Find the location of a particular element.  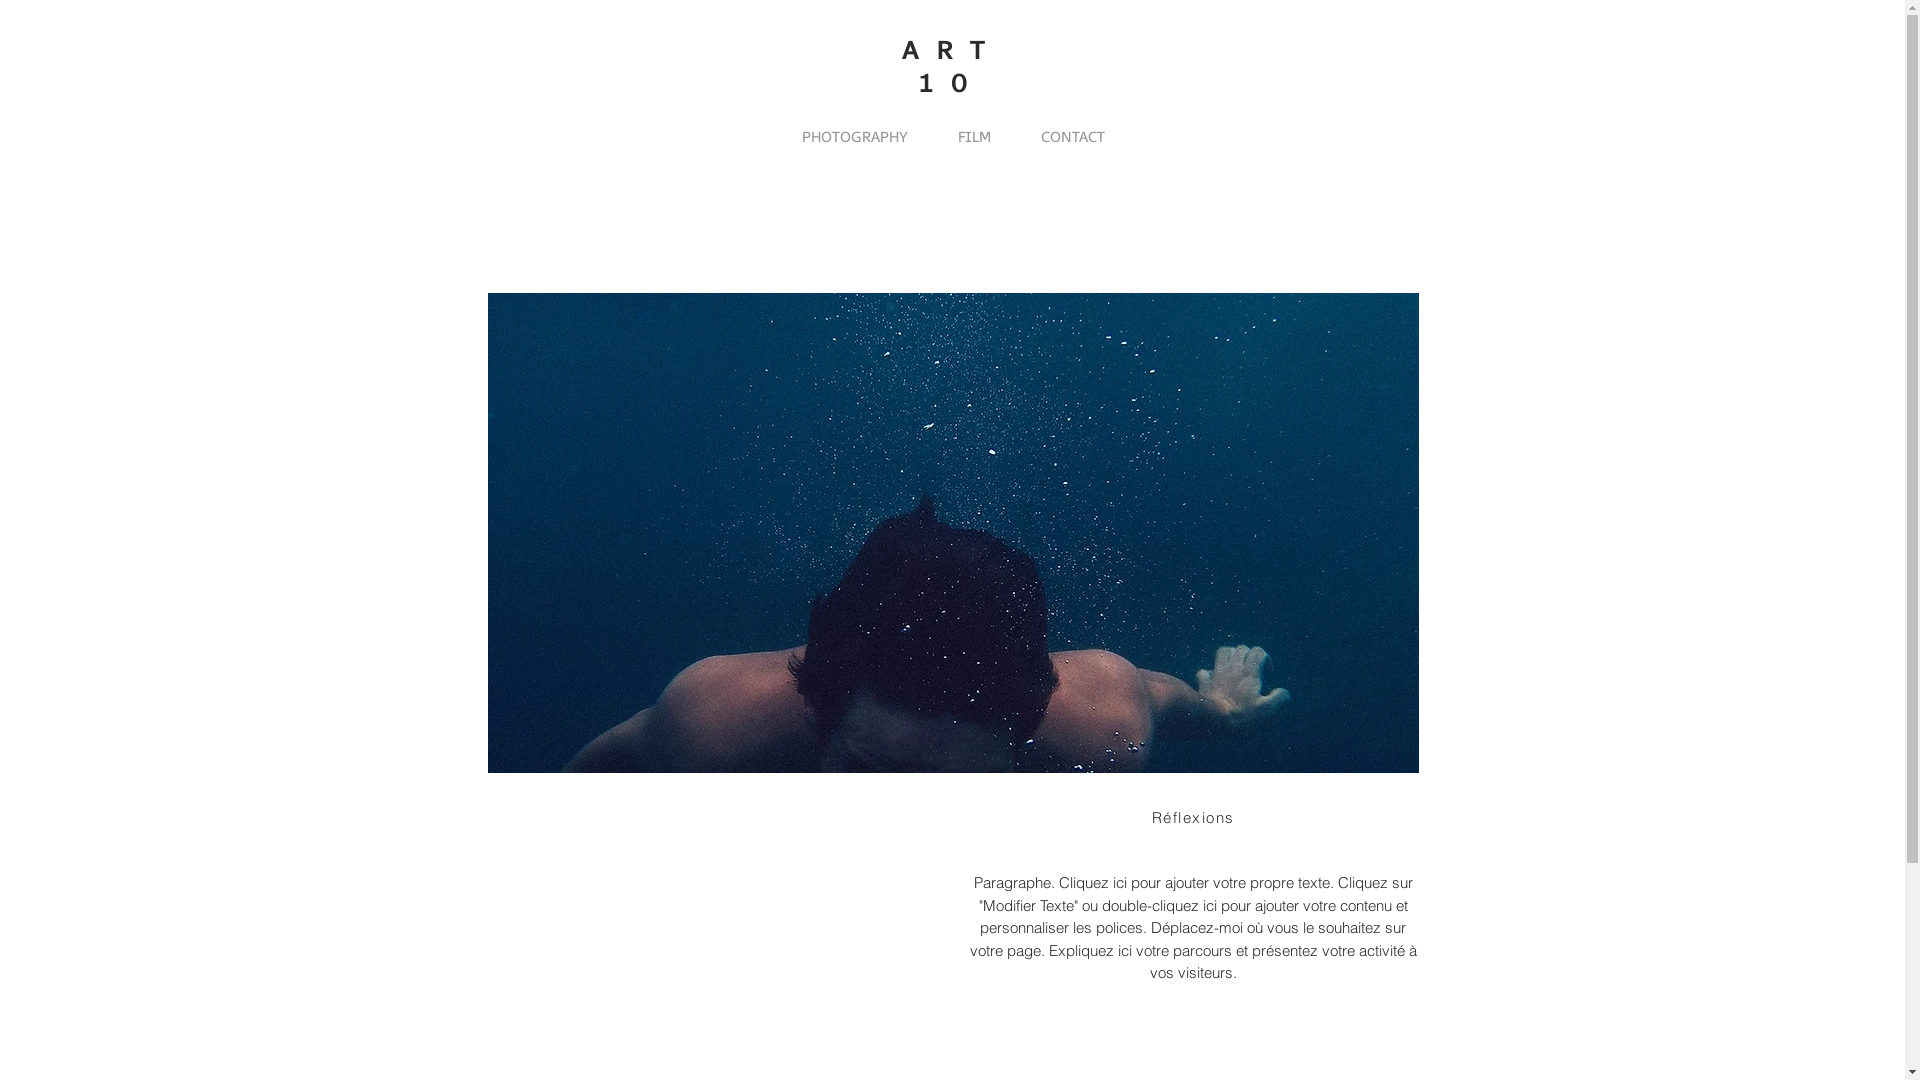

'CONTACT' is located at coordinates (1072, 136).